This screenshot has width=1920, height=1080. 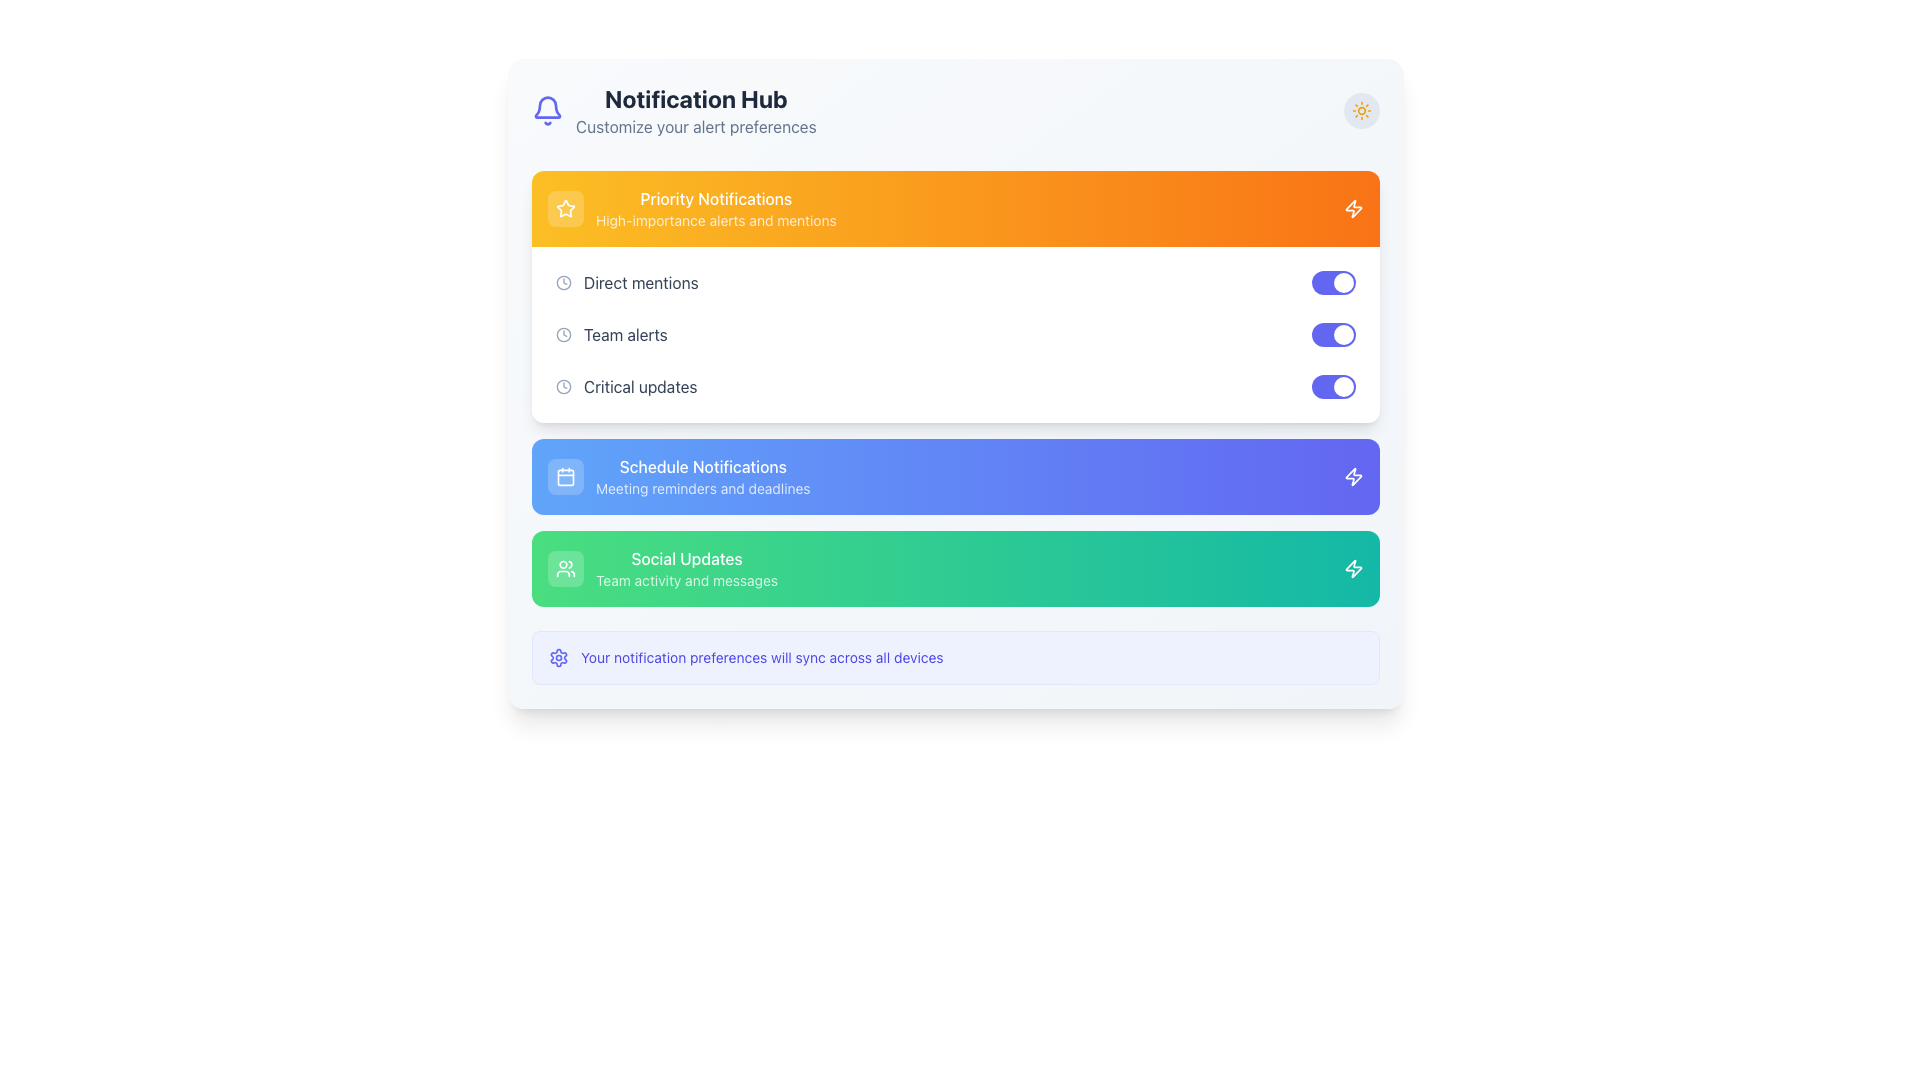 What do you see at coordinates (716, 199) in the screenshot?
I see `title text of the 'Priority Notifications' section, which is the first text element and is orange-colored, positioned at the top of the section` at bounding box center [716, 199].